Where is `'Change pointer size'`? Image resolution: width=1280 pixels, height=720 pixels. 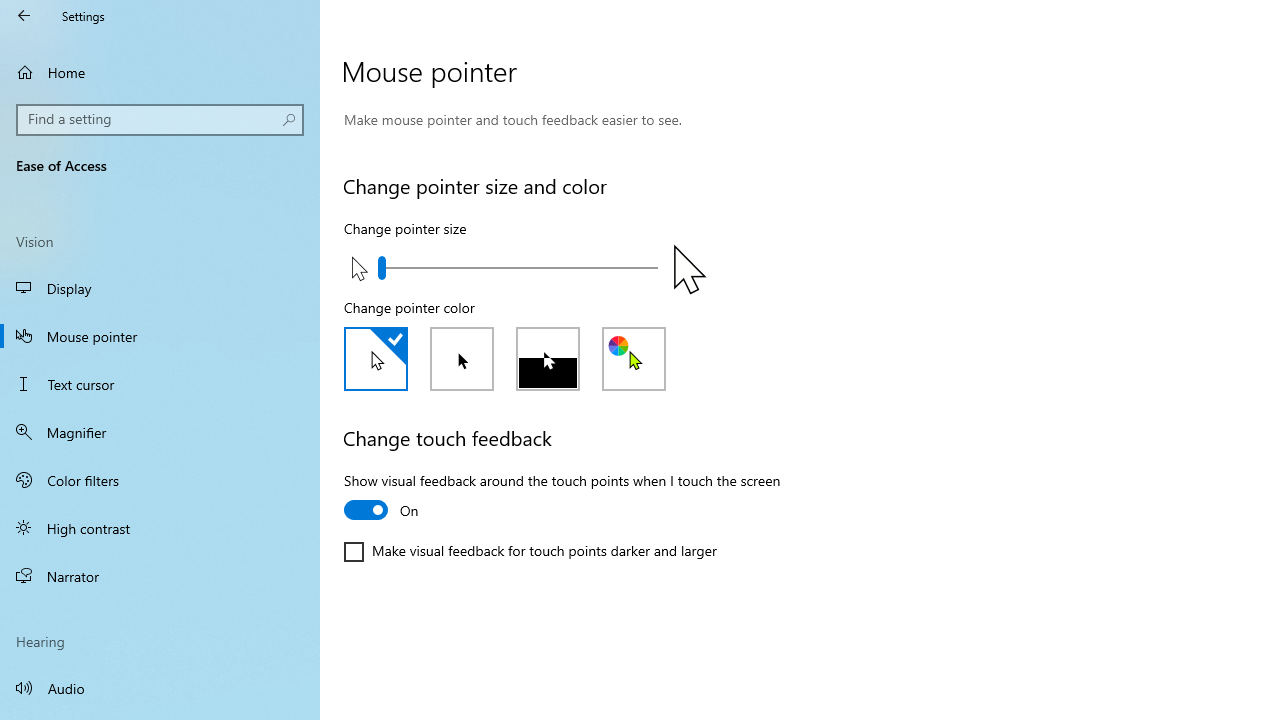
'Change pointer size' is located at coordinates (517, 266).